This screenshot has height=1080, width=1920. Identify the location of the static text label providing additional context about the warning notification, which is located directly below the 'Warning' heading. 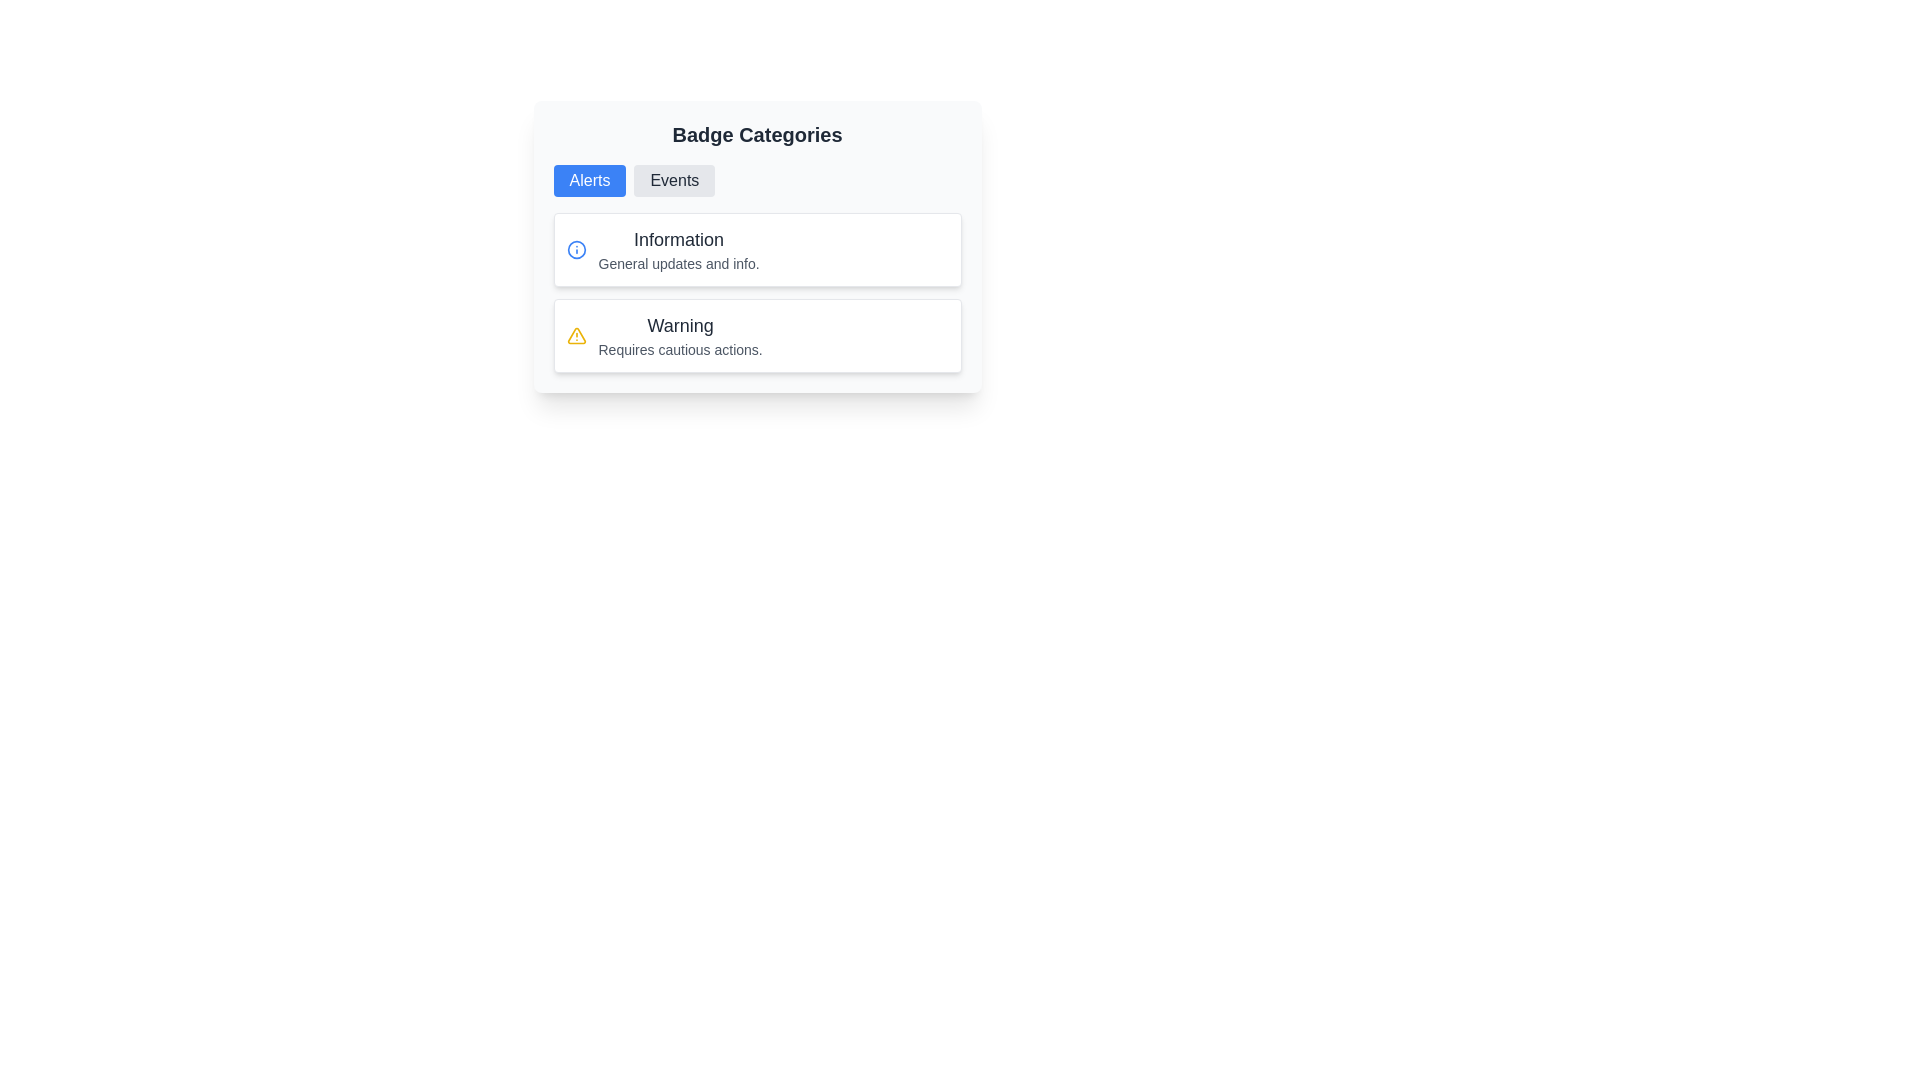
(680, 349).